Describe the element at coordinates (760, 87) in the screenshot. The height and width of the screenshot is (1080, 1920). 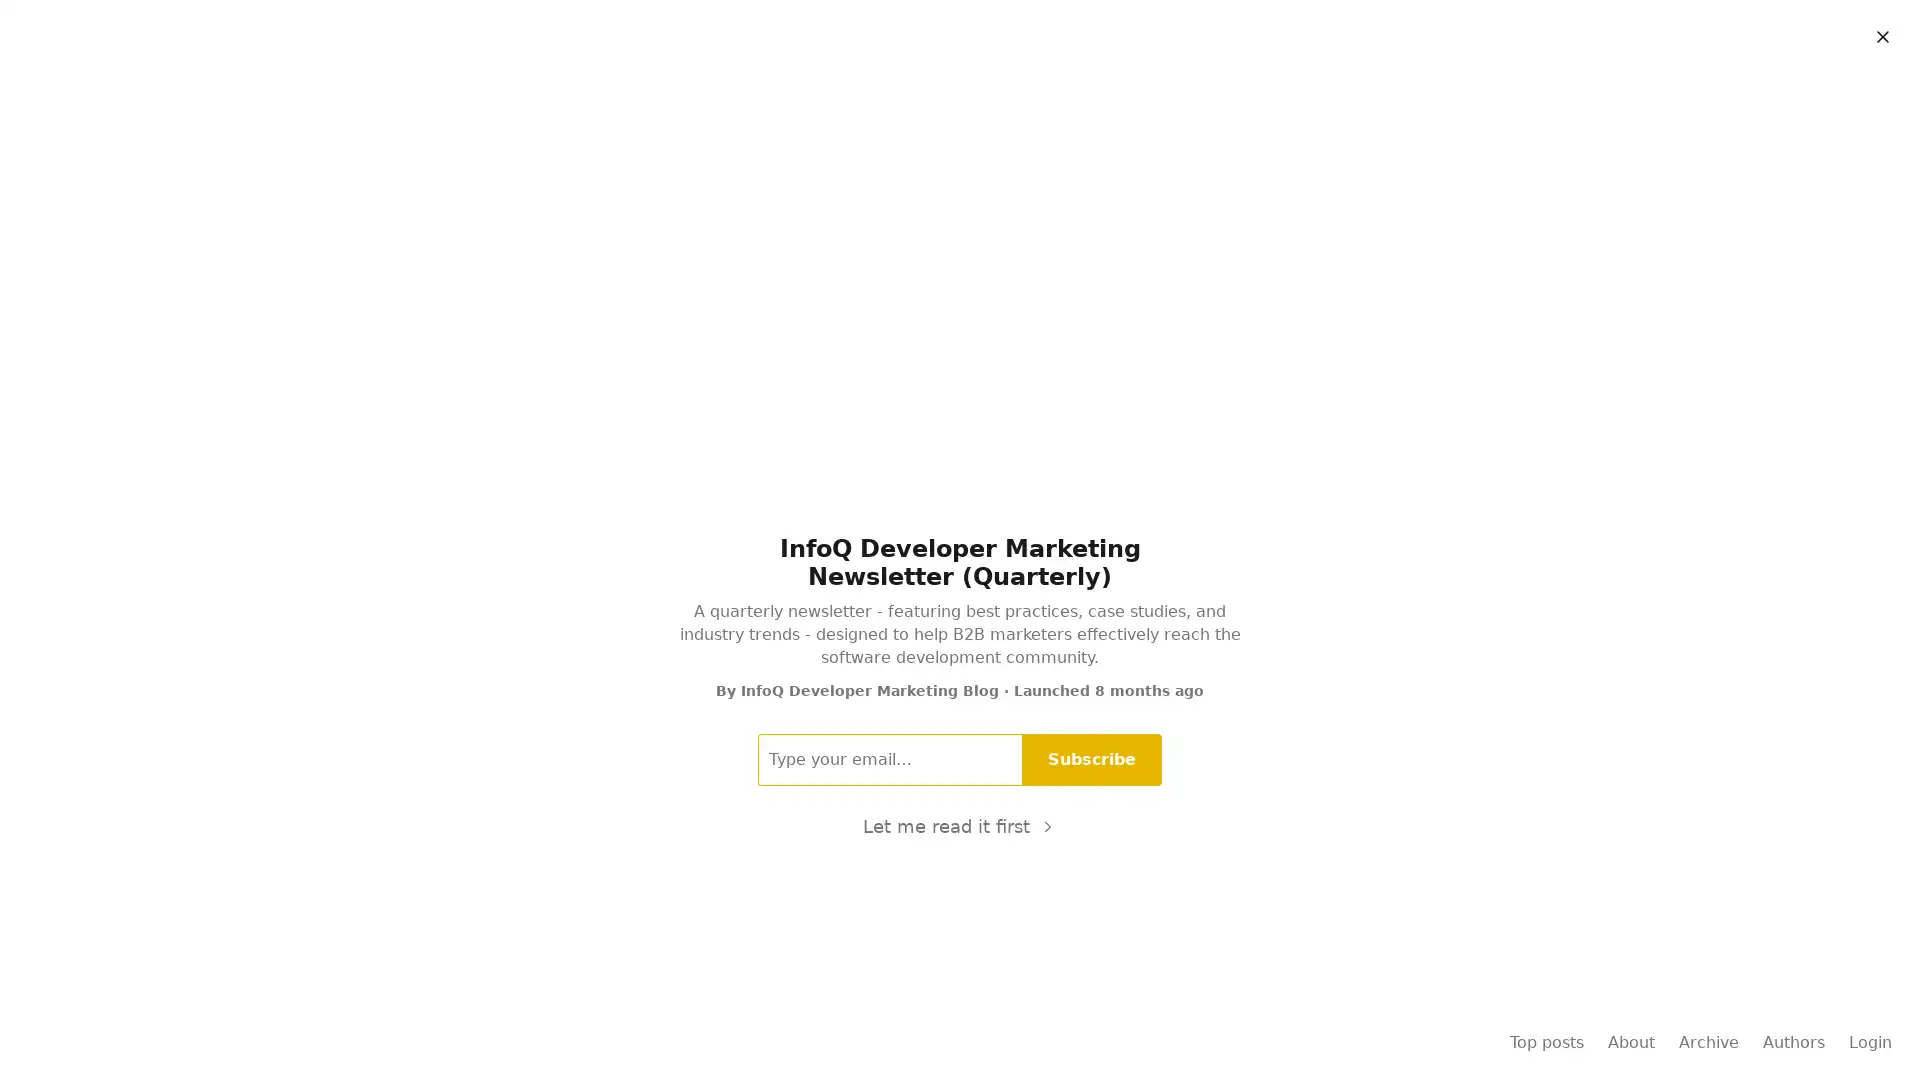
I see `Case Studies` at that location.